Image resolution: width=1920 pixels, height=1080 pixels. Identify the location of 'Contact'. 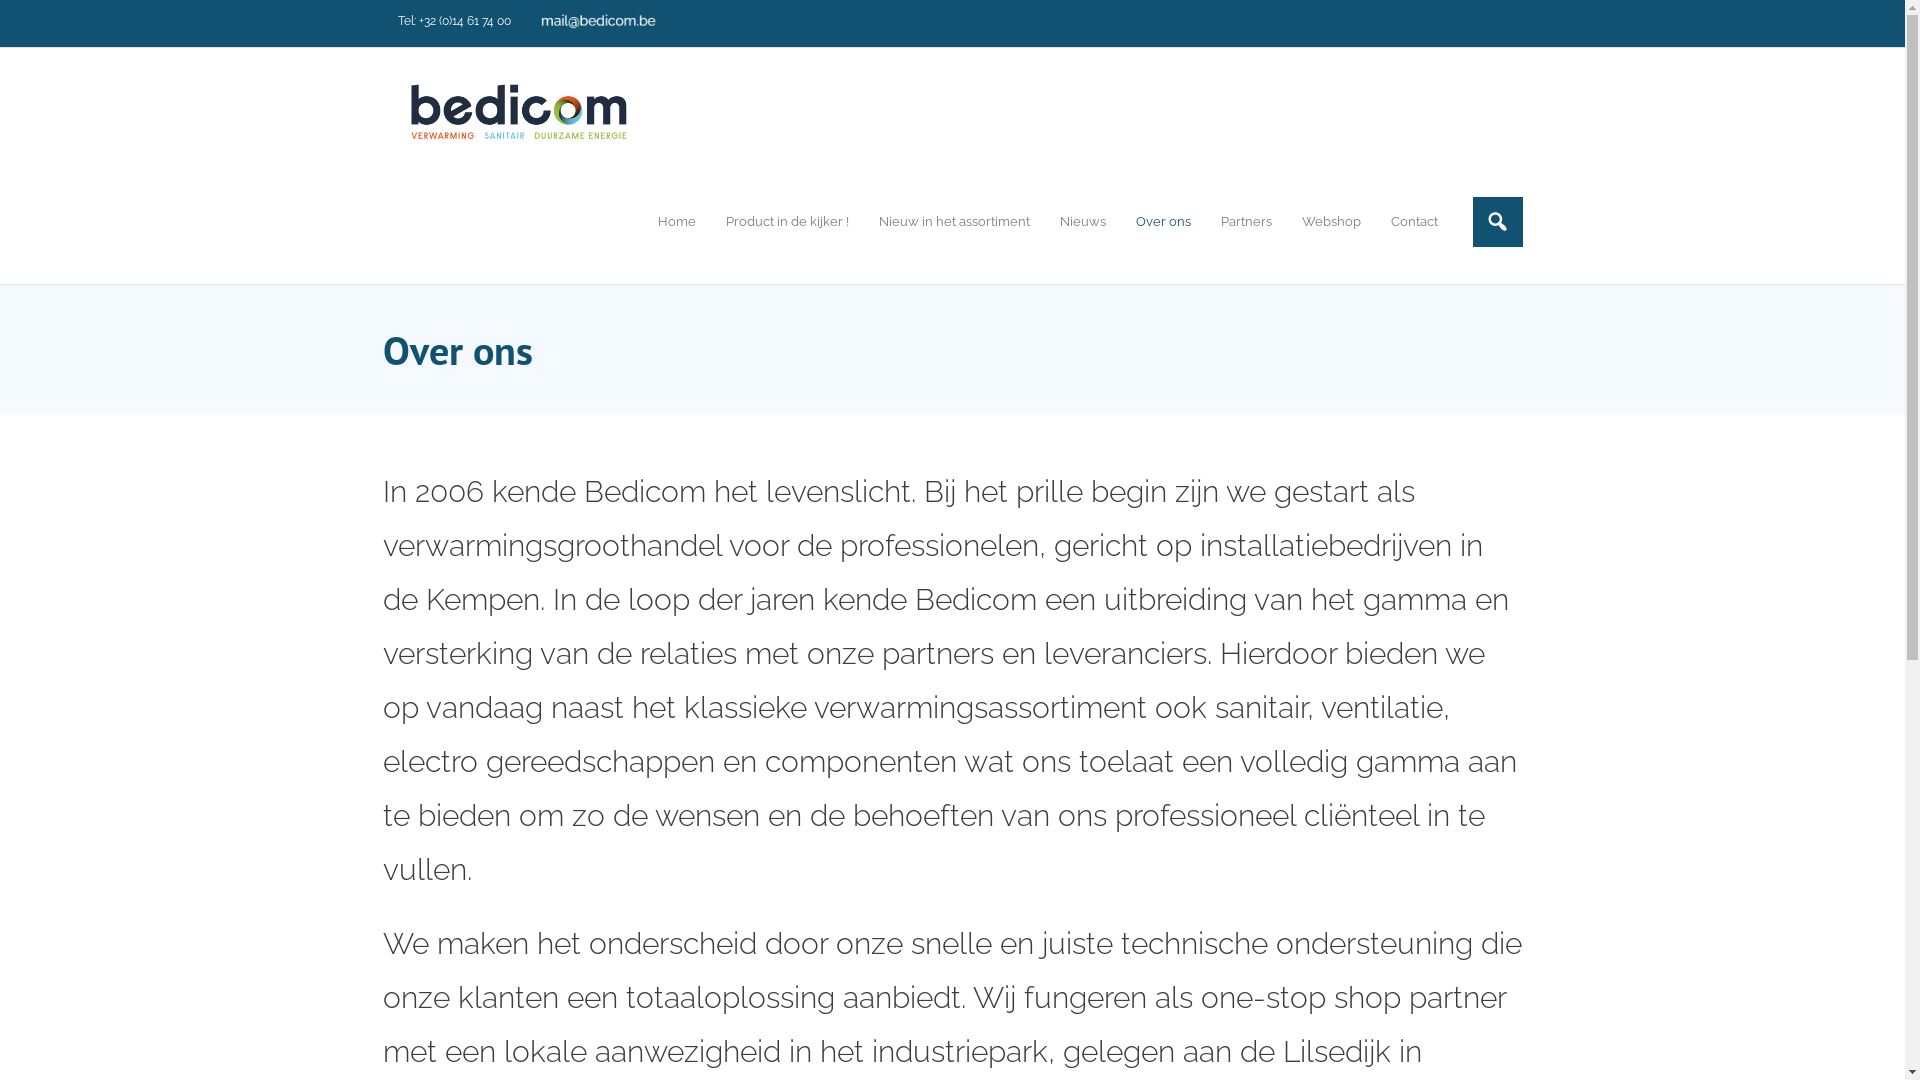
(1375, 221).